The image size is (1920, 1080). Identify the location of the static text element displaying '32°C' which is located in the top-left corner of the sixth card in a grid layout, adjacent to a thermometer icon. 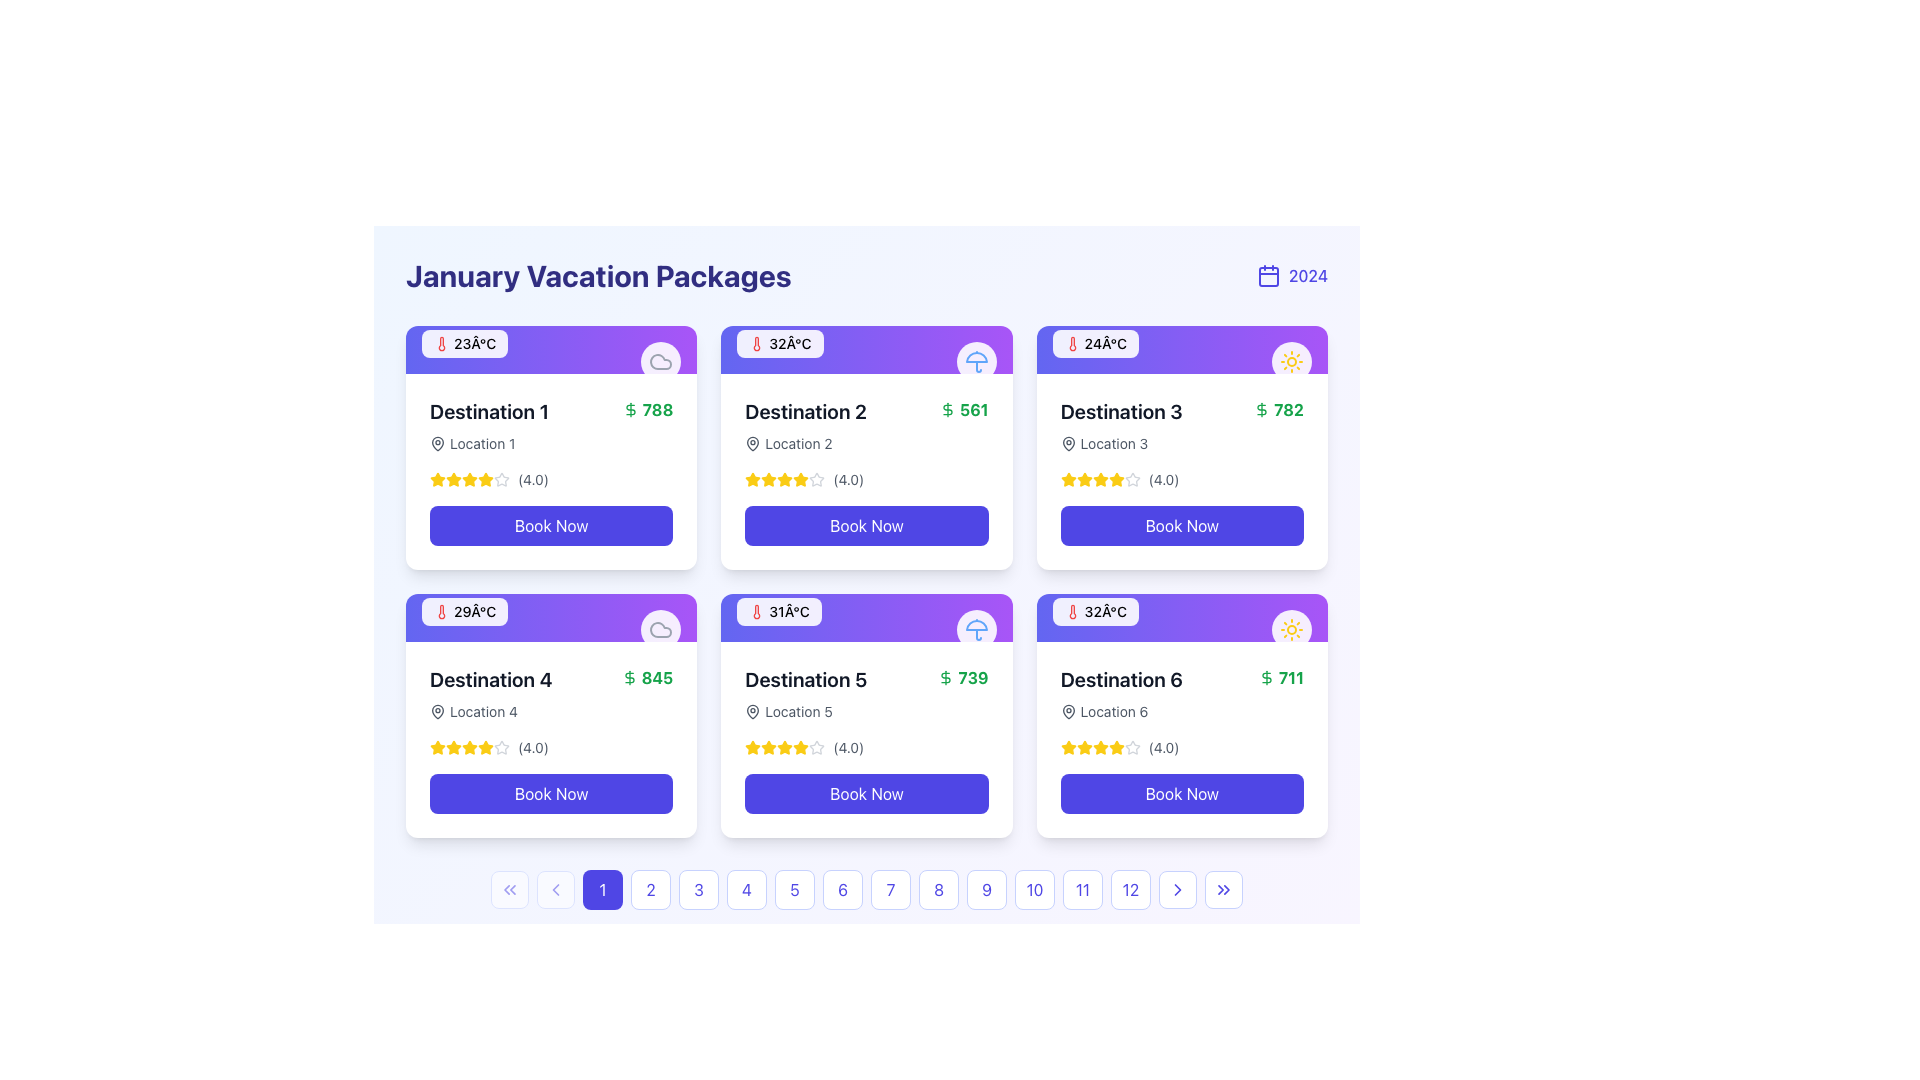
(1104, 611).